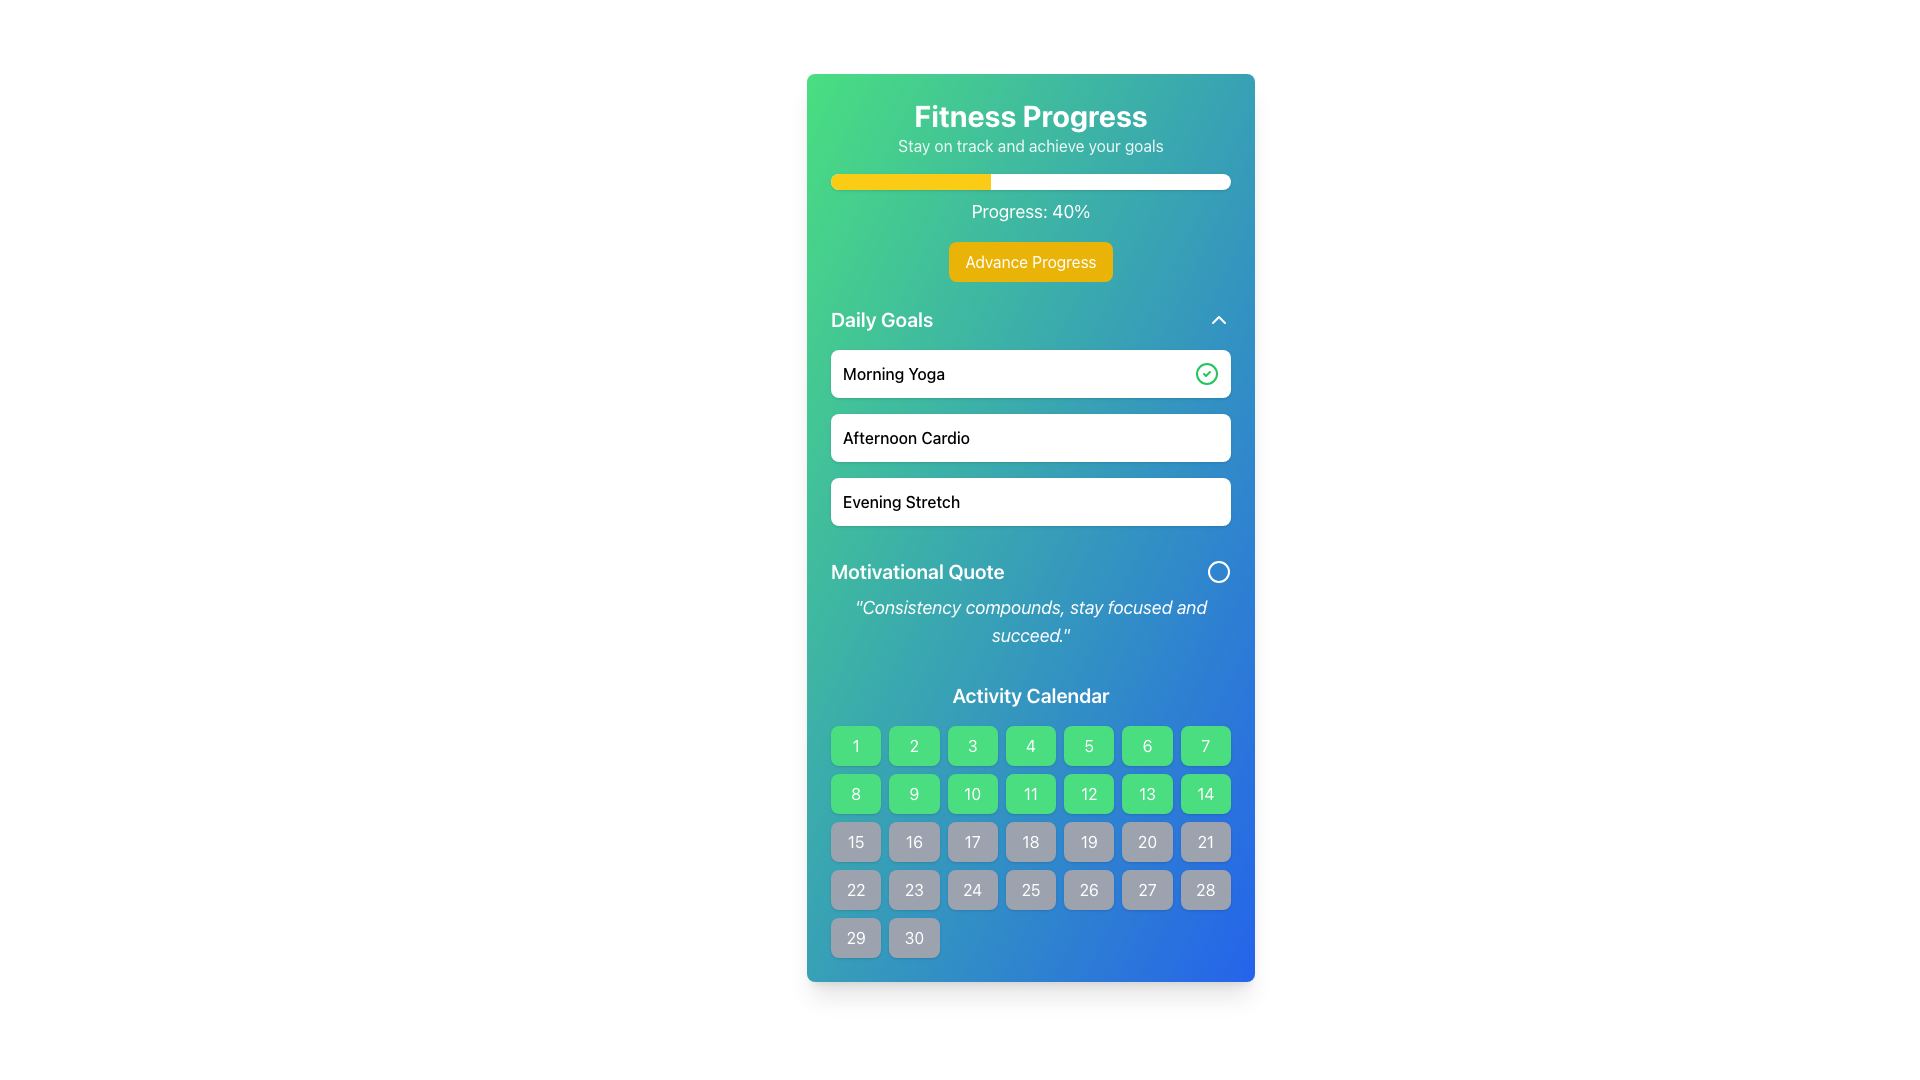 The image size is (1920, 1080). What do you see at coordinates (905, 437) in the screenshot?
I see `text label that displays 'Afternoon Cardio', located within the second item of the 'Daily Goals' list` at bounding box center [905, 437].